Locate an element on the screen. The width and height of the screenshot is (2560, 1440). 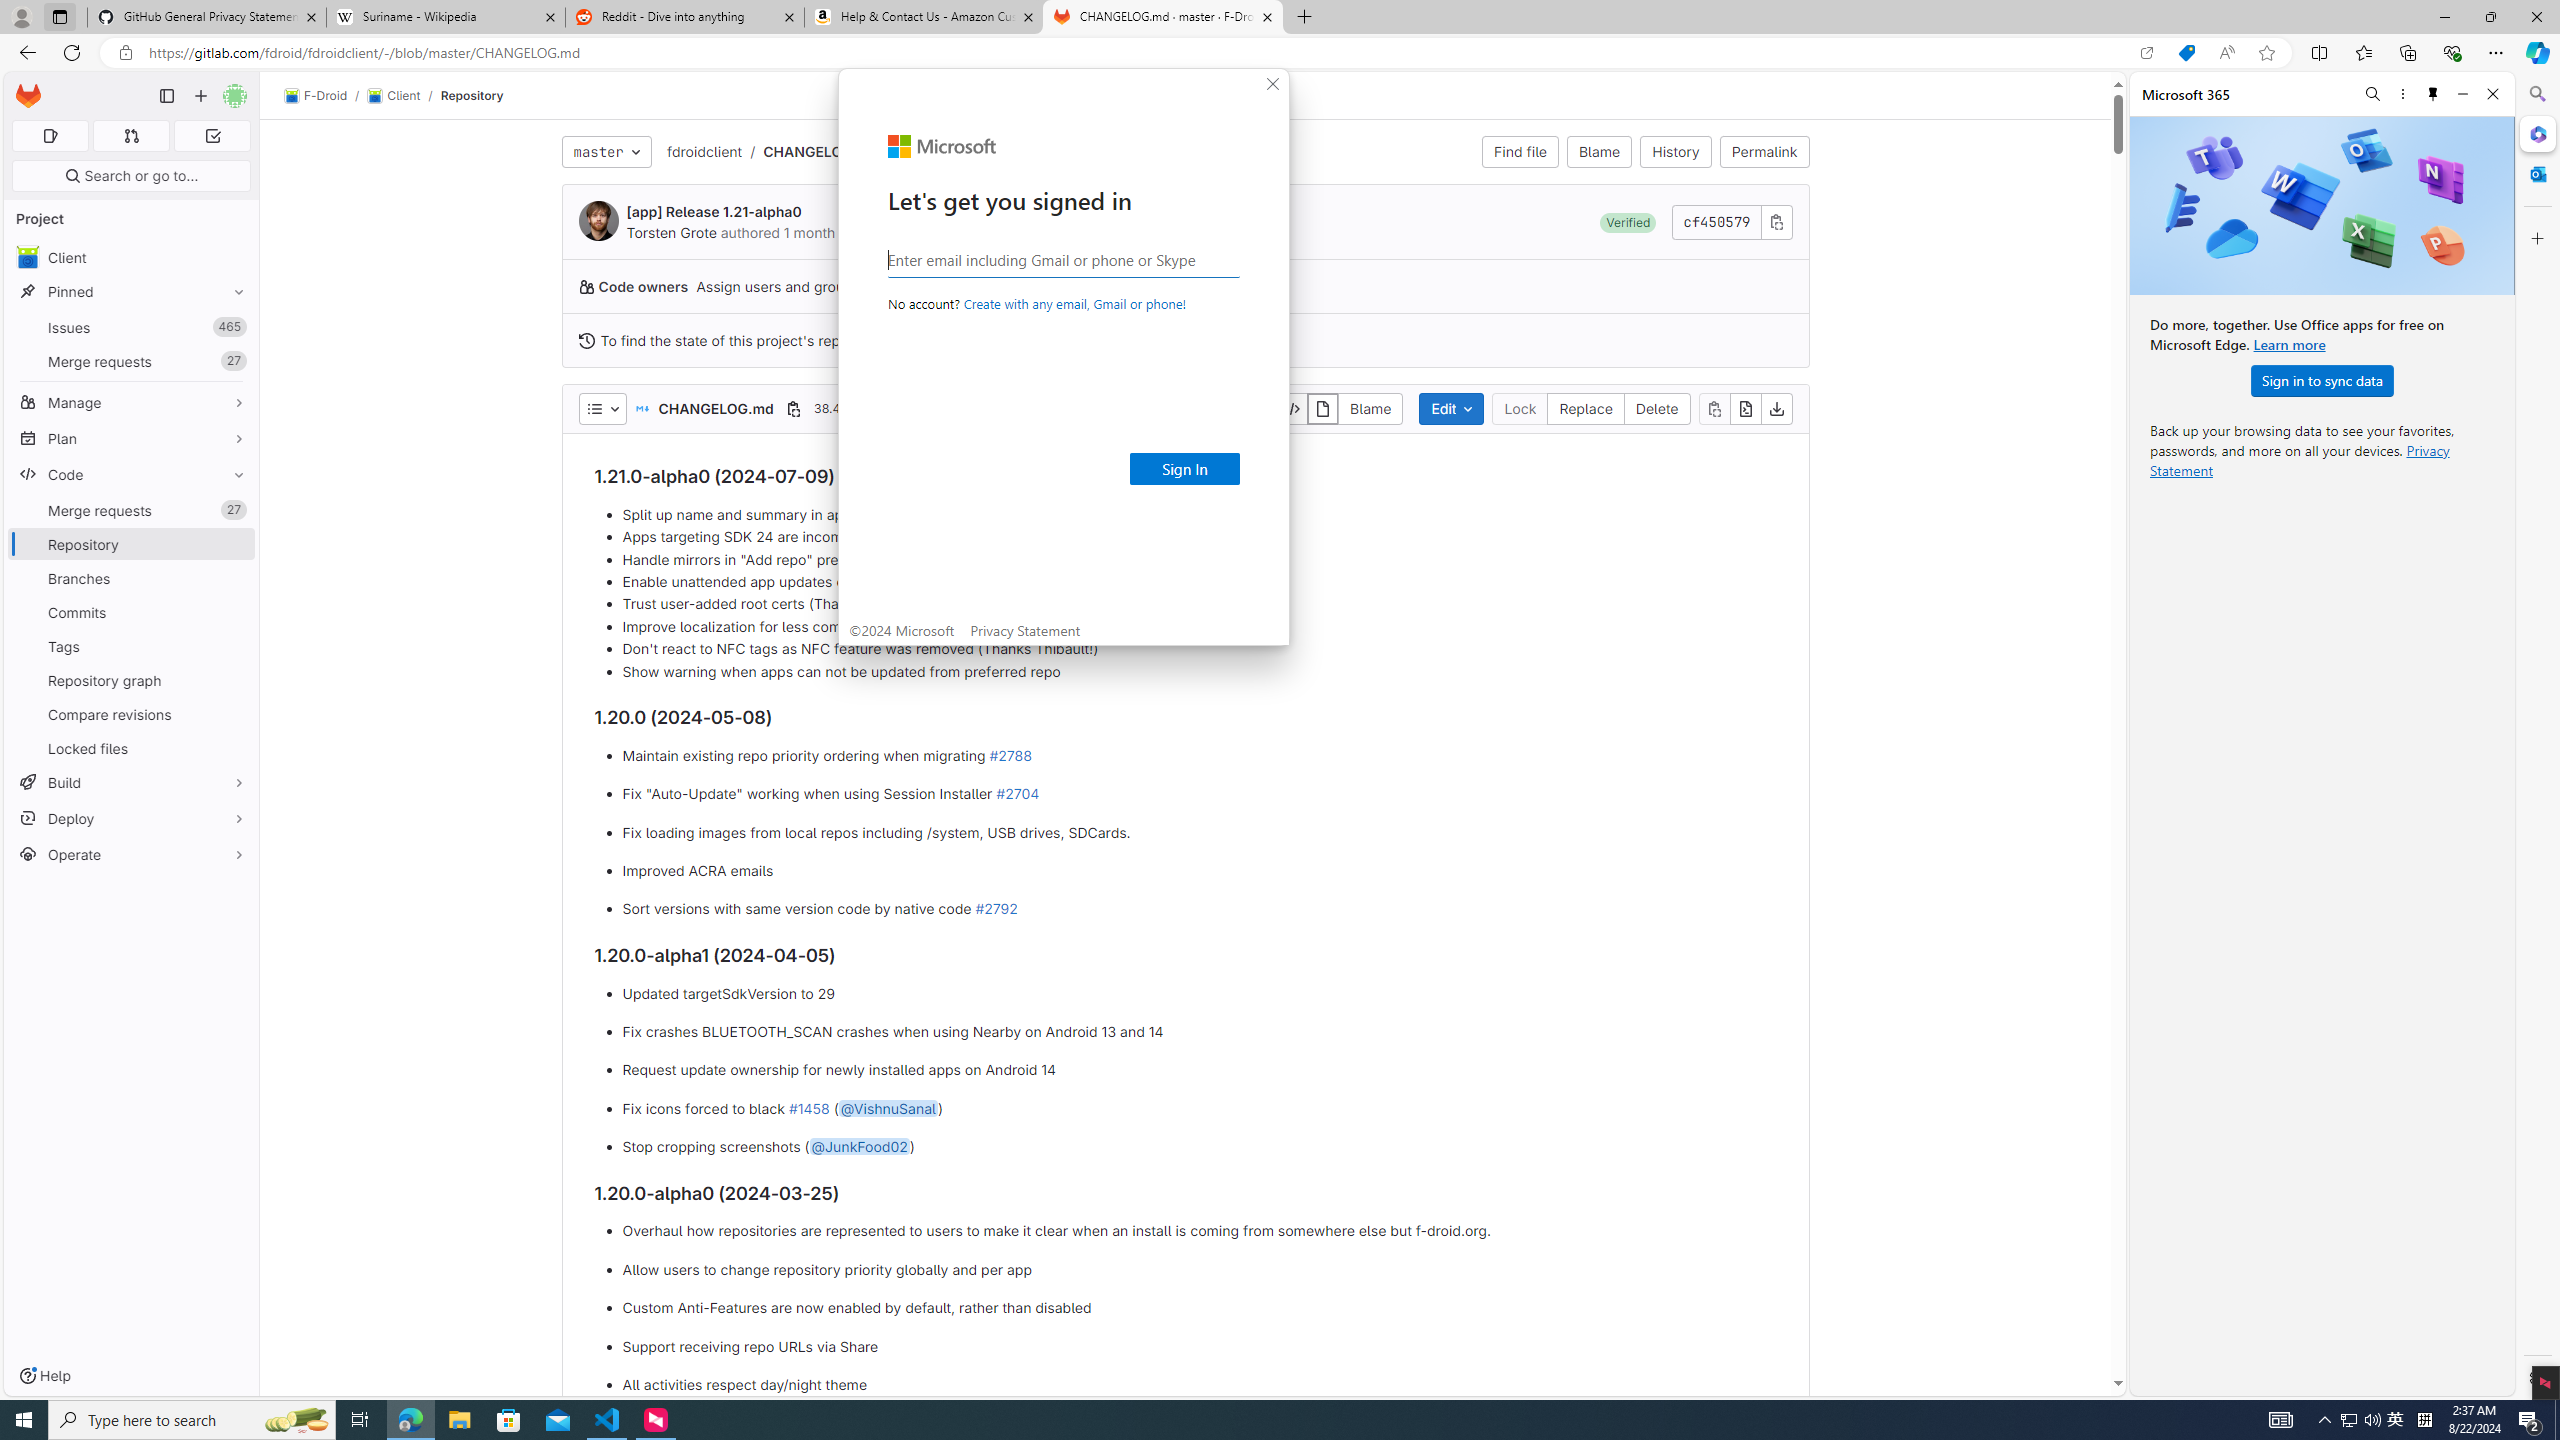
'Merge requests27' is located at coordinates (130, 509).